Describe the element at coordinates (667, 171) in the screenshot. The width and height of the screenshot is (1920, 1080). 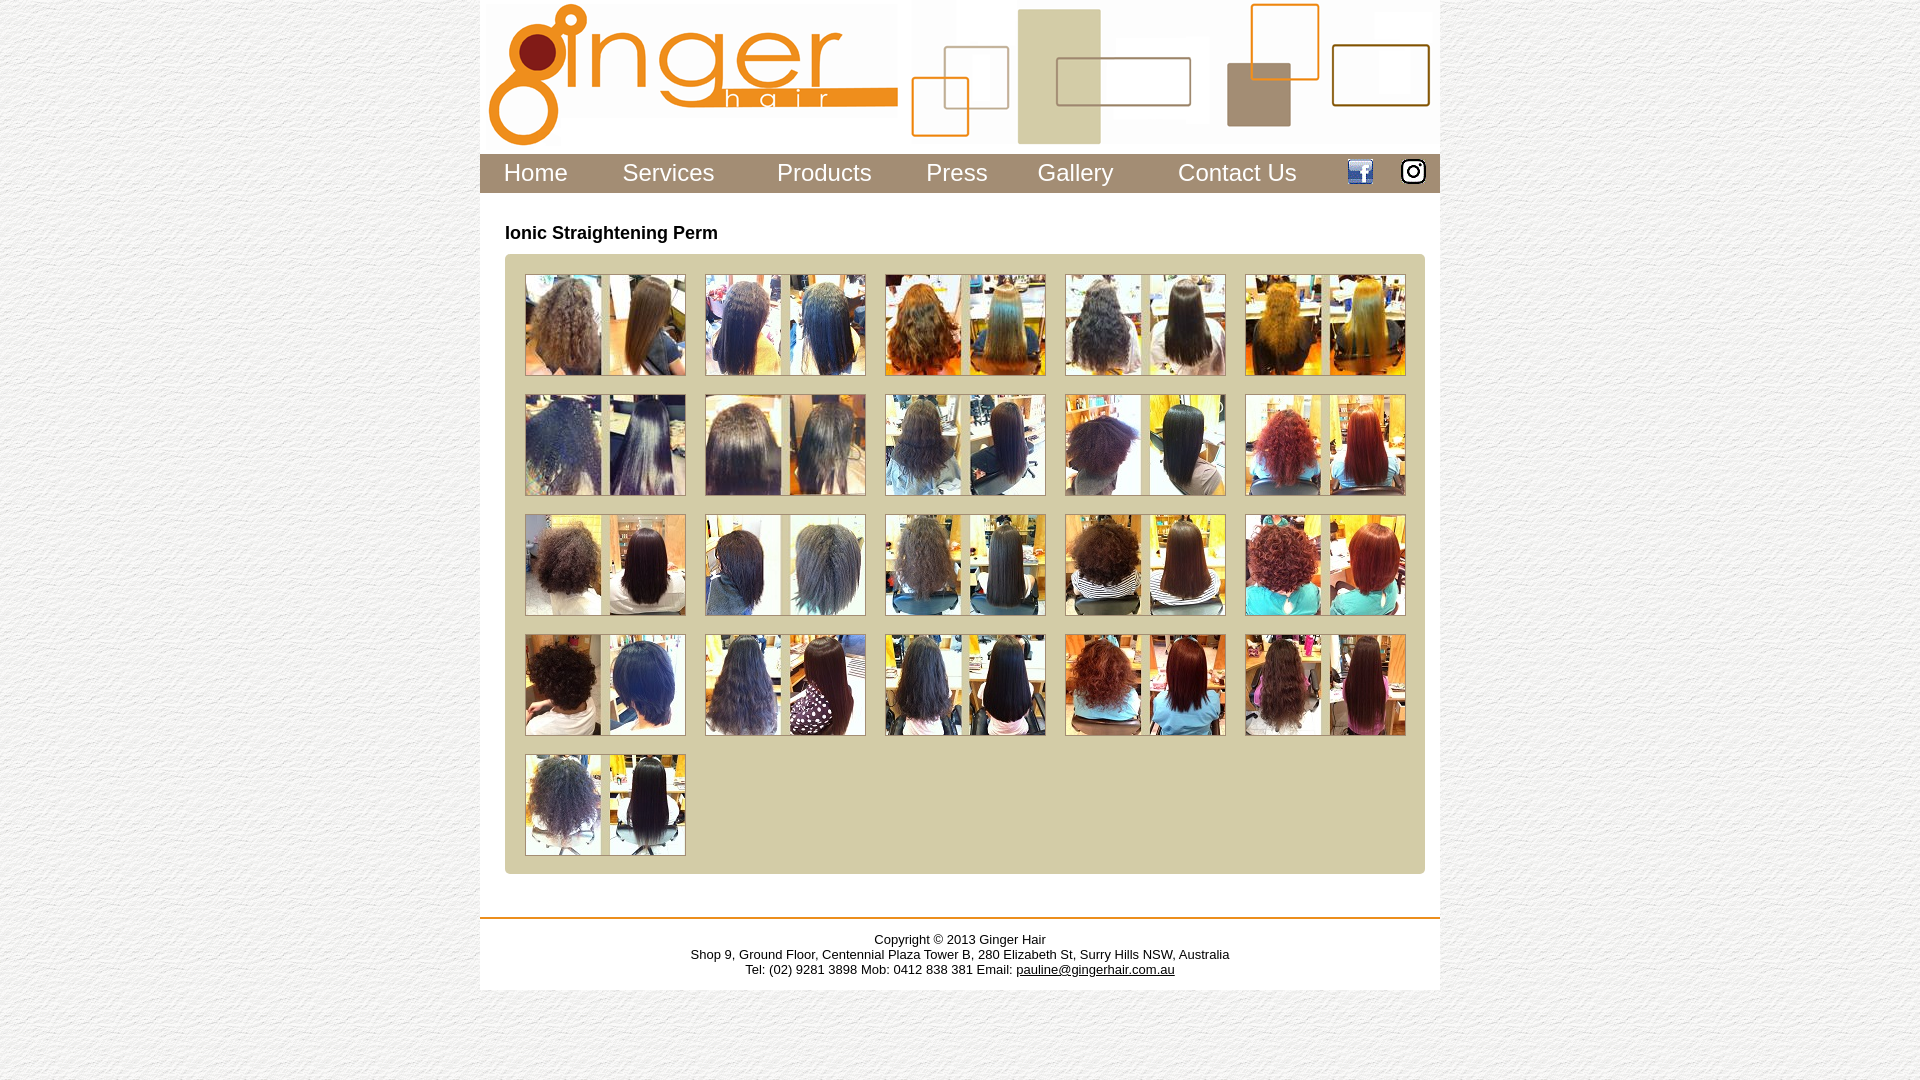
I see `'Services'` at that location.